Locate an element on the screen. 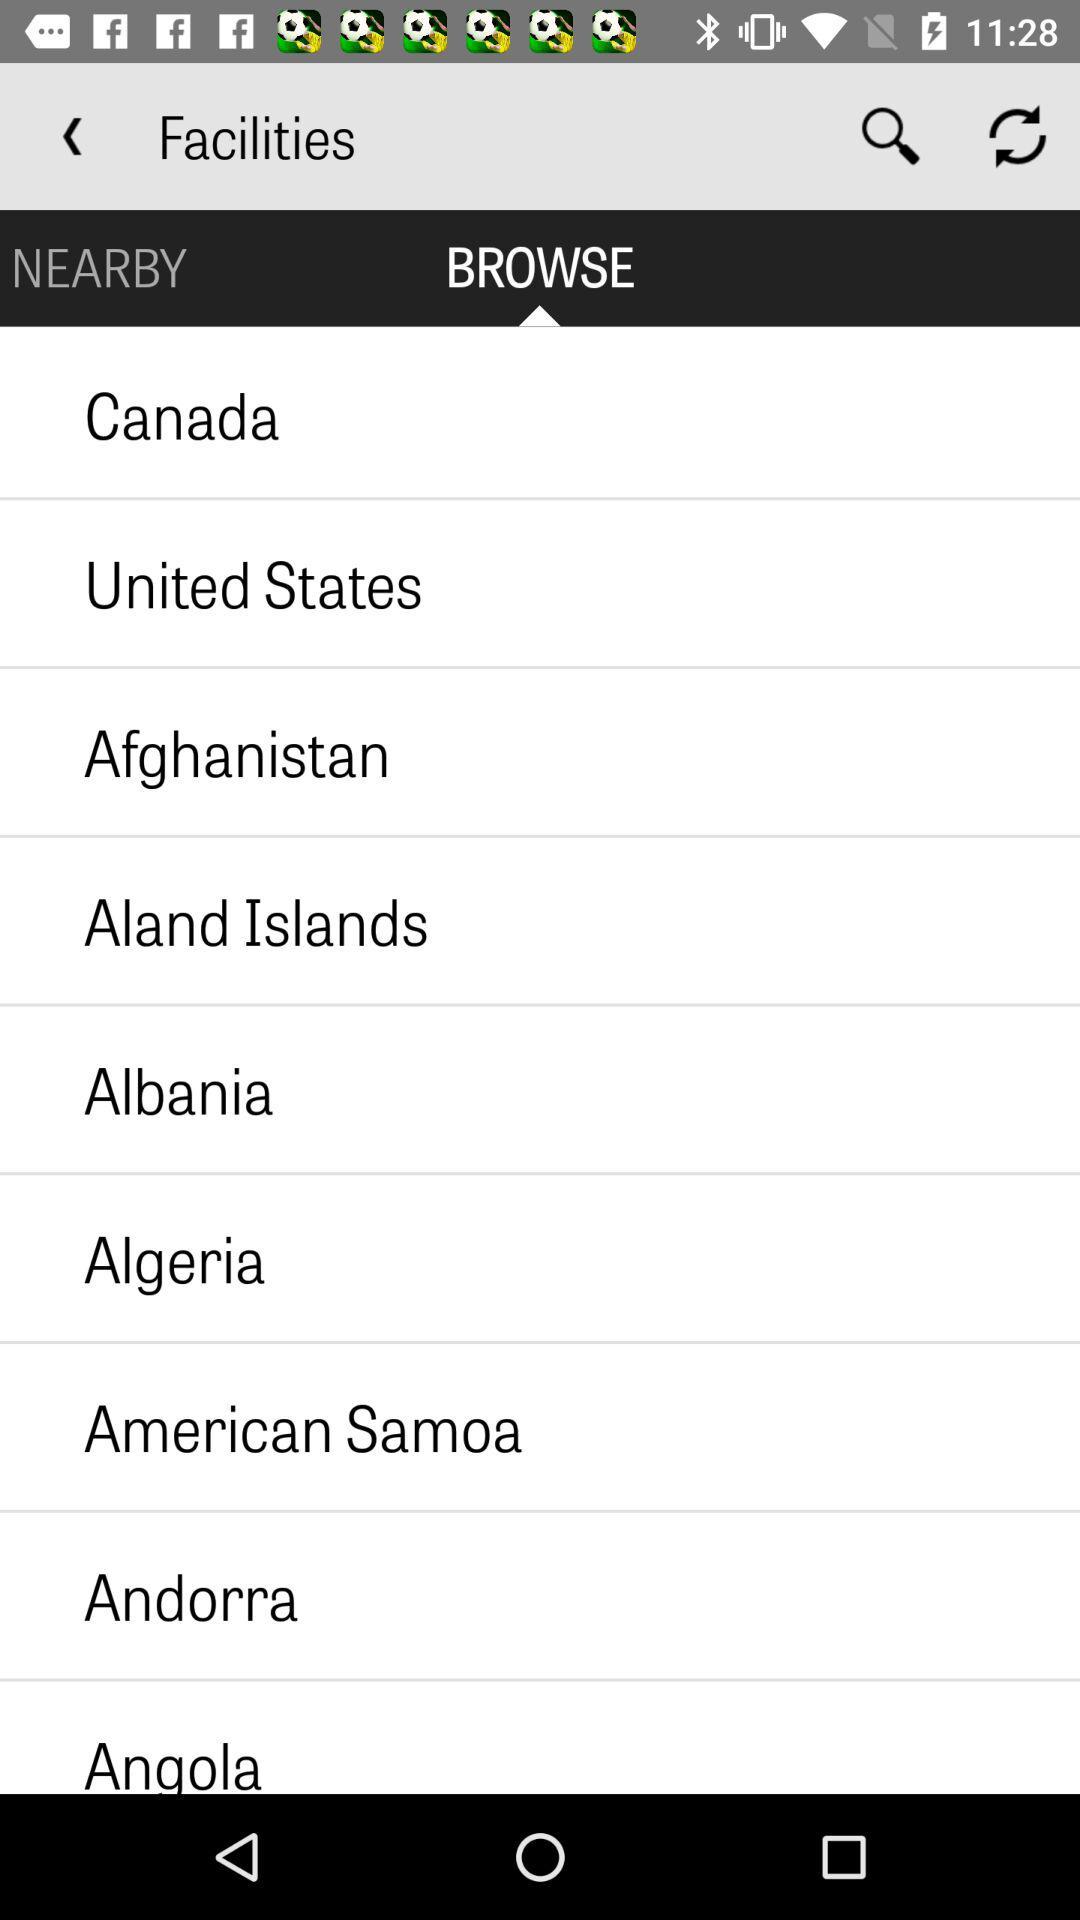 The image size is (1080, 1920). icon below the united states item is located at coordinates (195, 750).